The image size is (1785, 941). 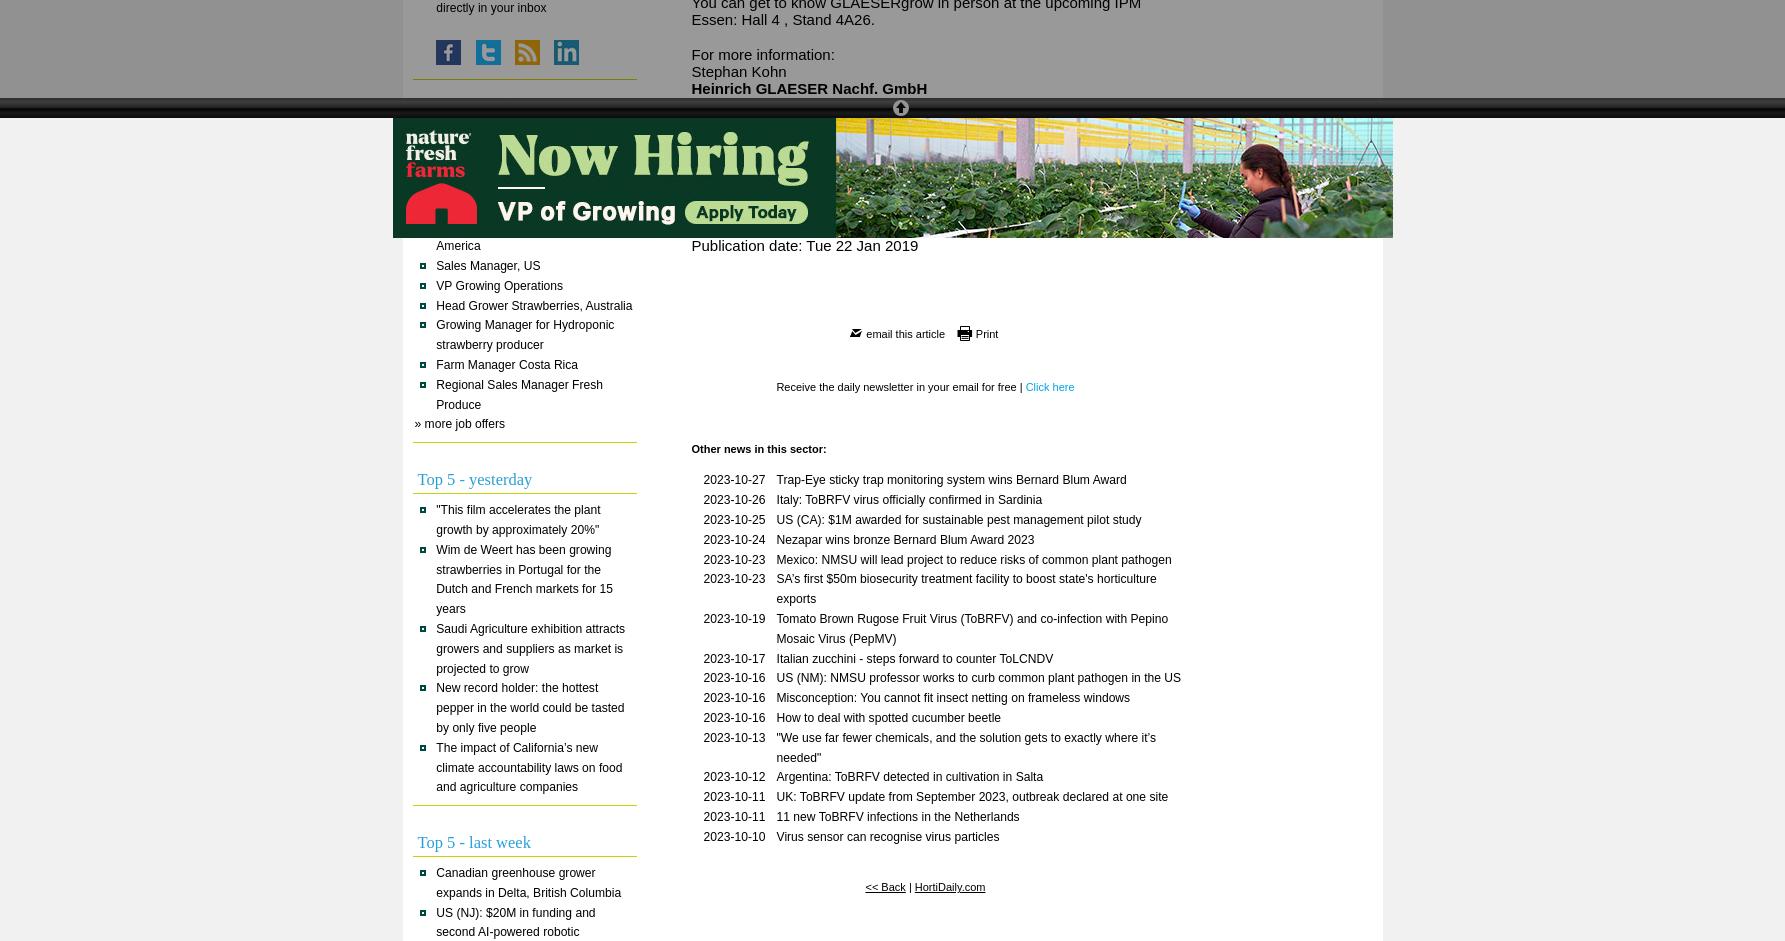 What do you see at coordinates (715, 174) in the screenshot?
I see `'E-Mail:'` at bounding box center [715, 174].